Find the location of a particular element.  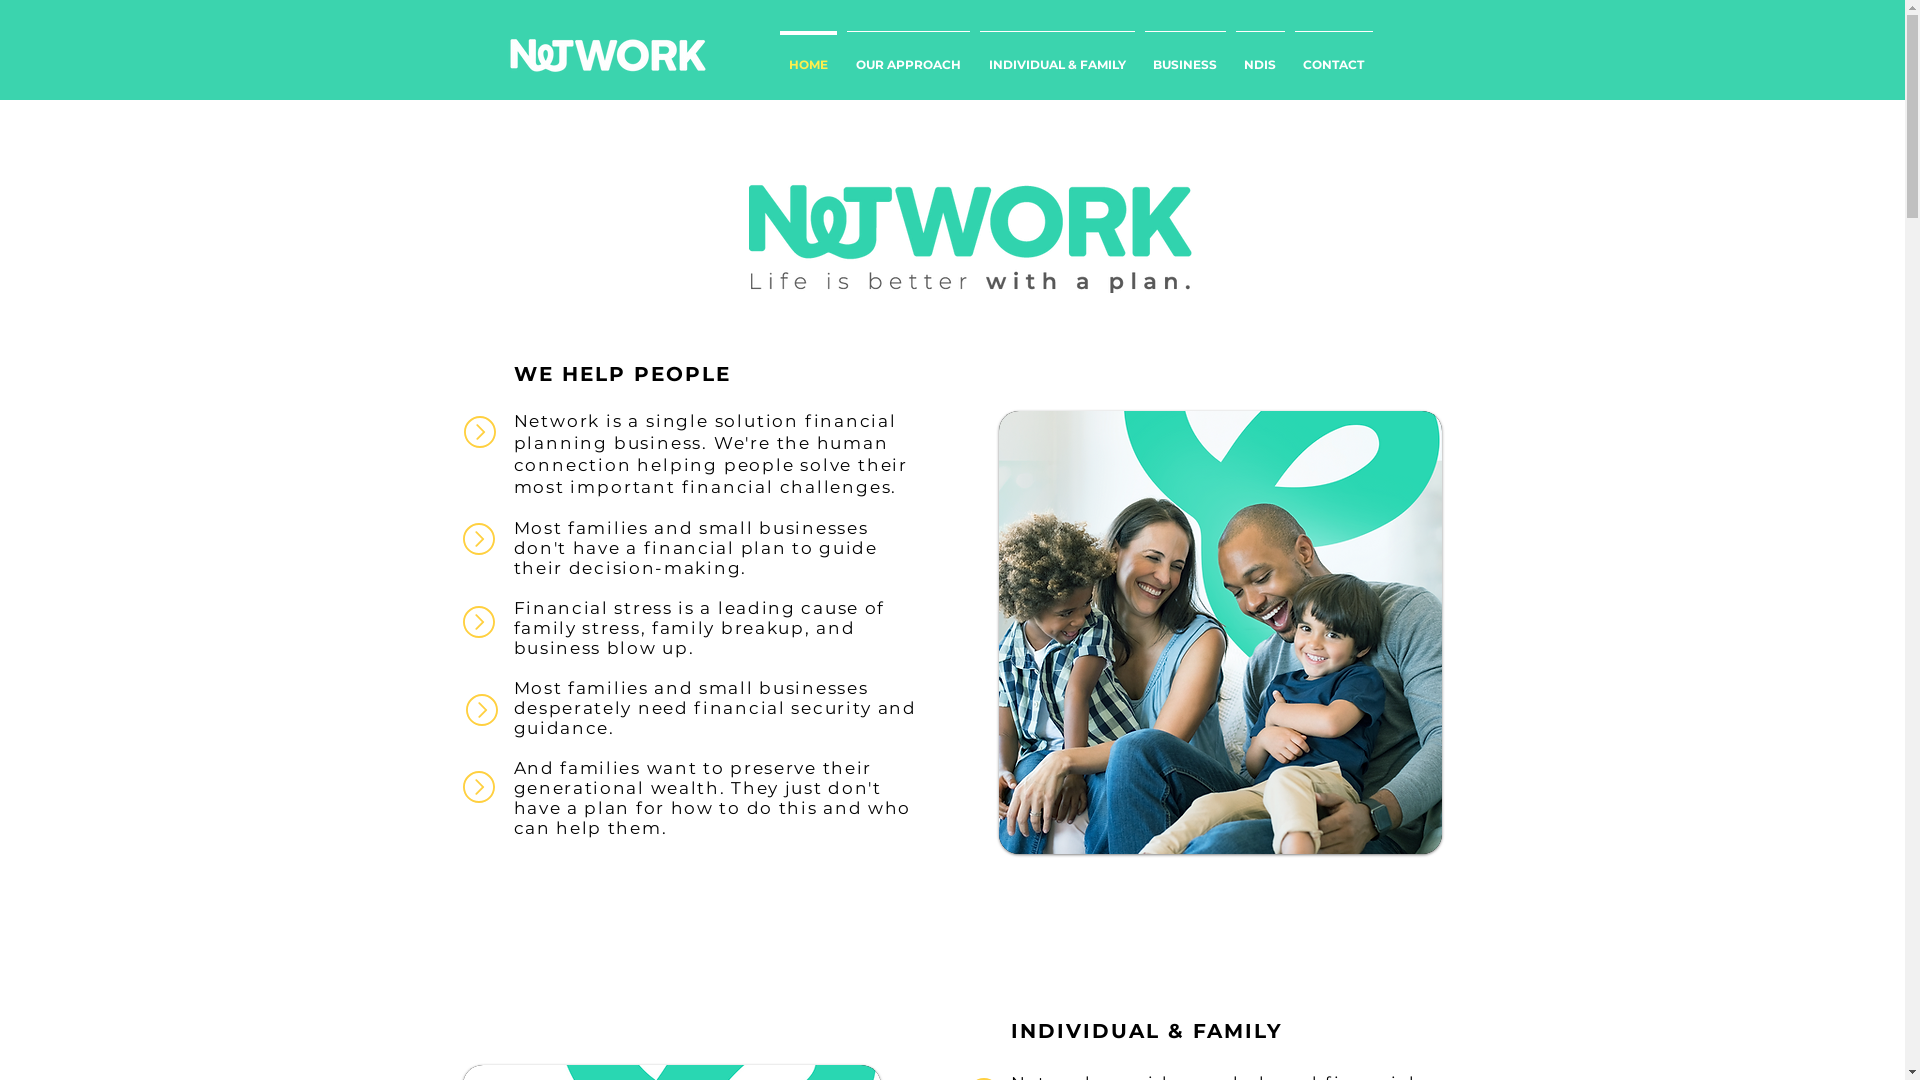

'BUSINESS' is located at coordinates (1140, 55).